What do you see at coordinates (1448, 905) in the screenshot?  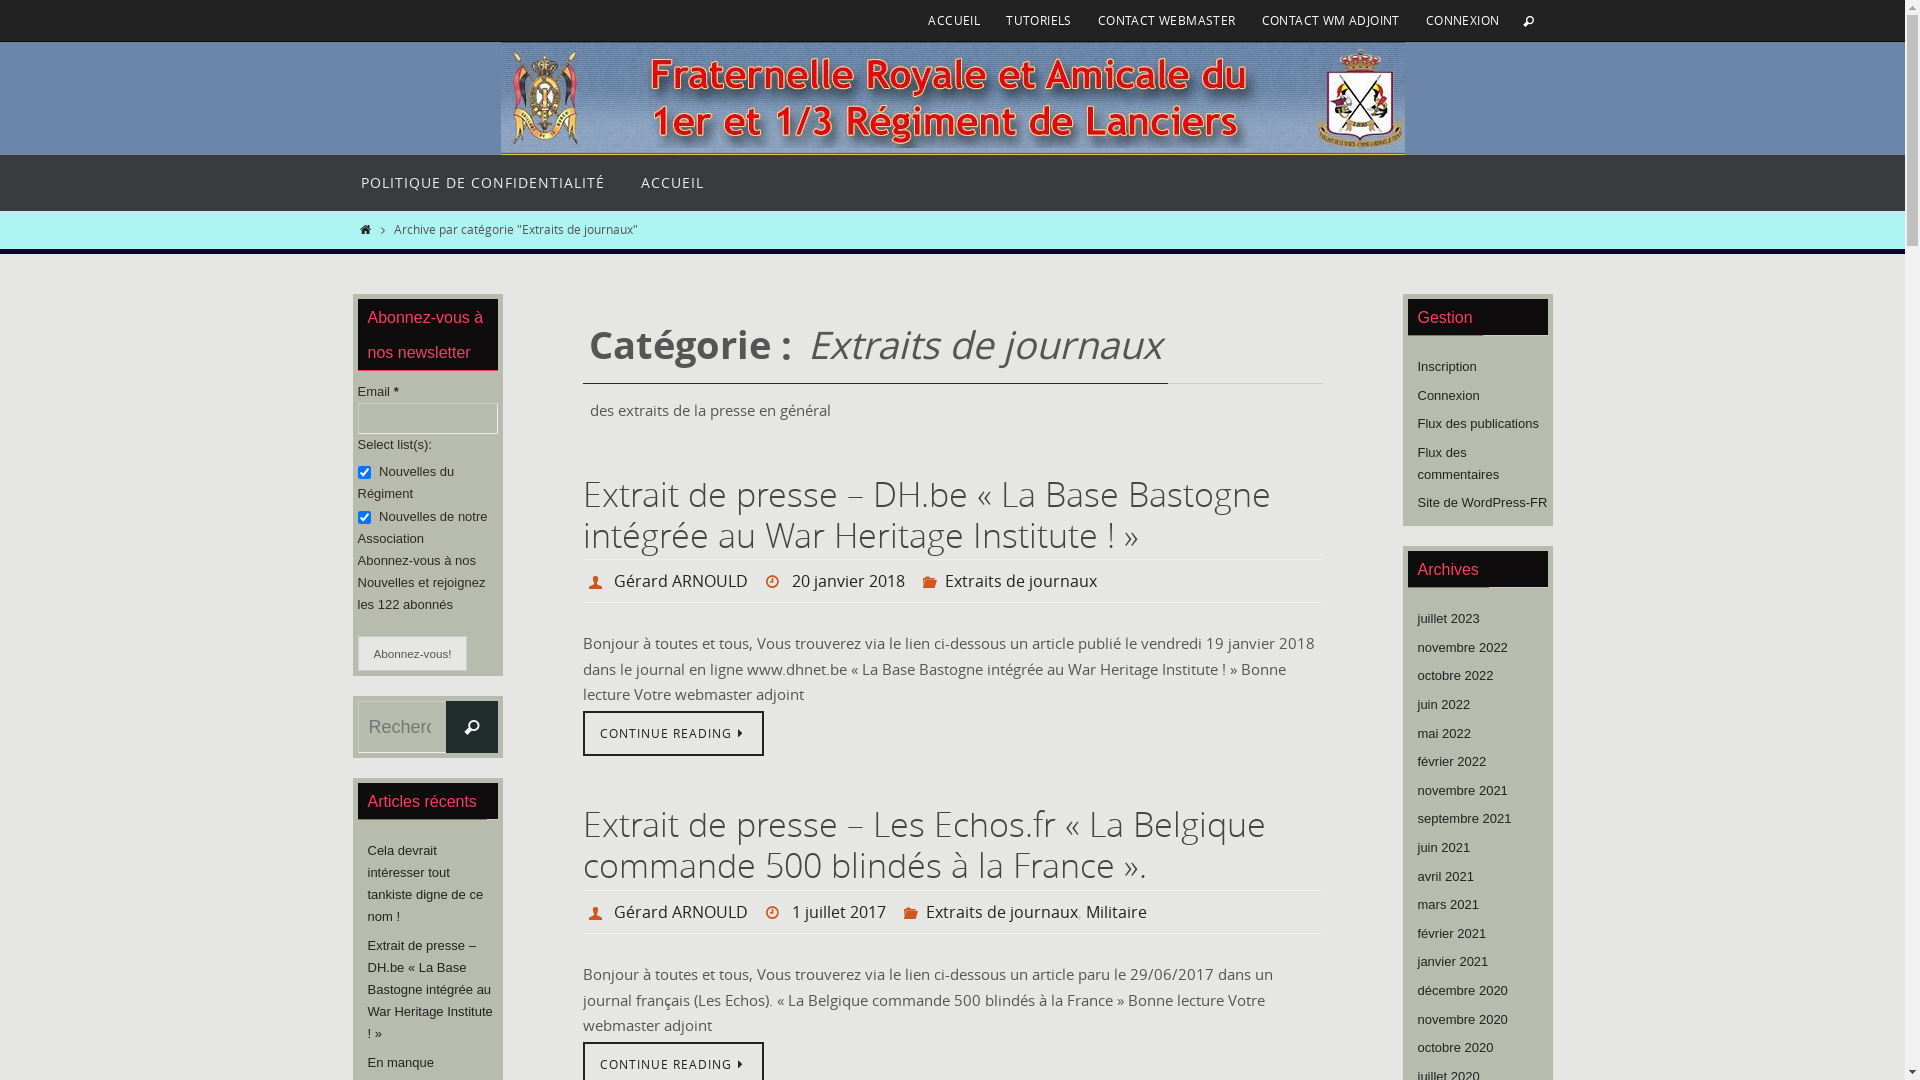 I see `'mars 2021'` at bounding box center [1448, 905].